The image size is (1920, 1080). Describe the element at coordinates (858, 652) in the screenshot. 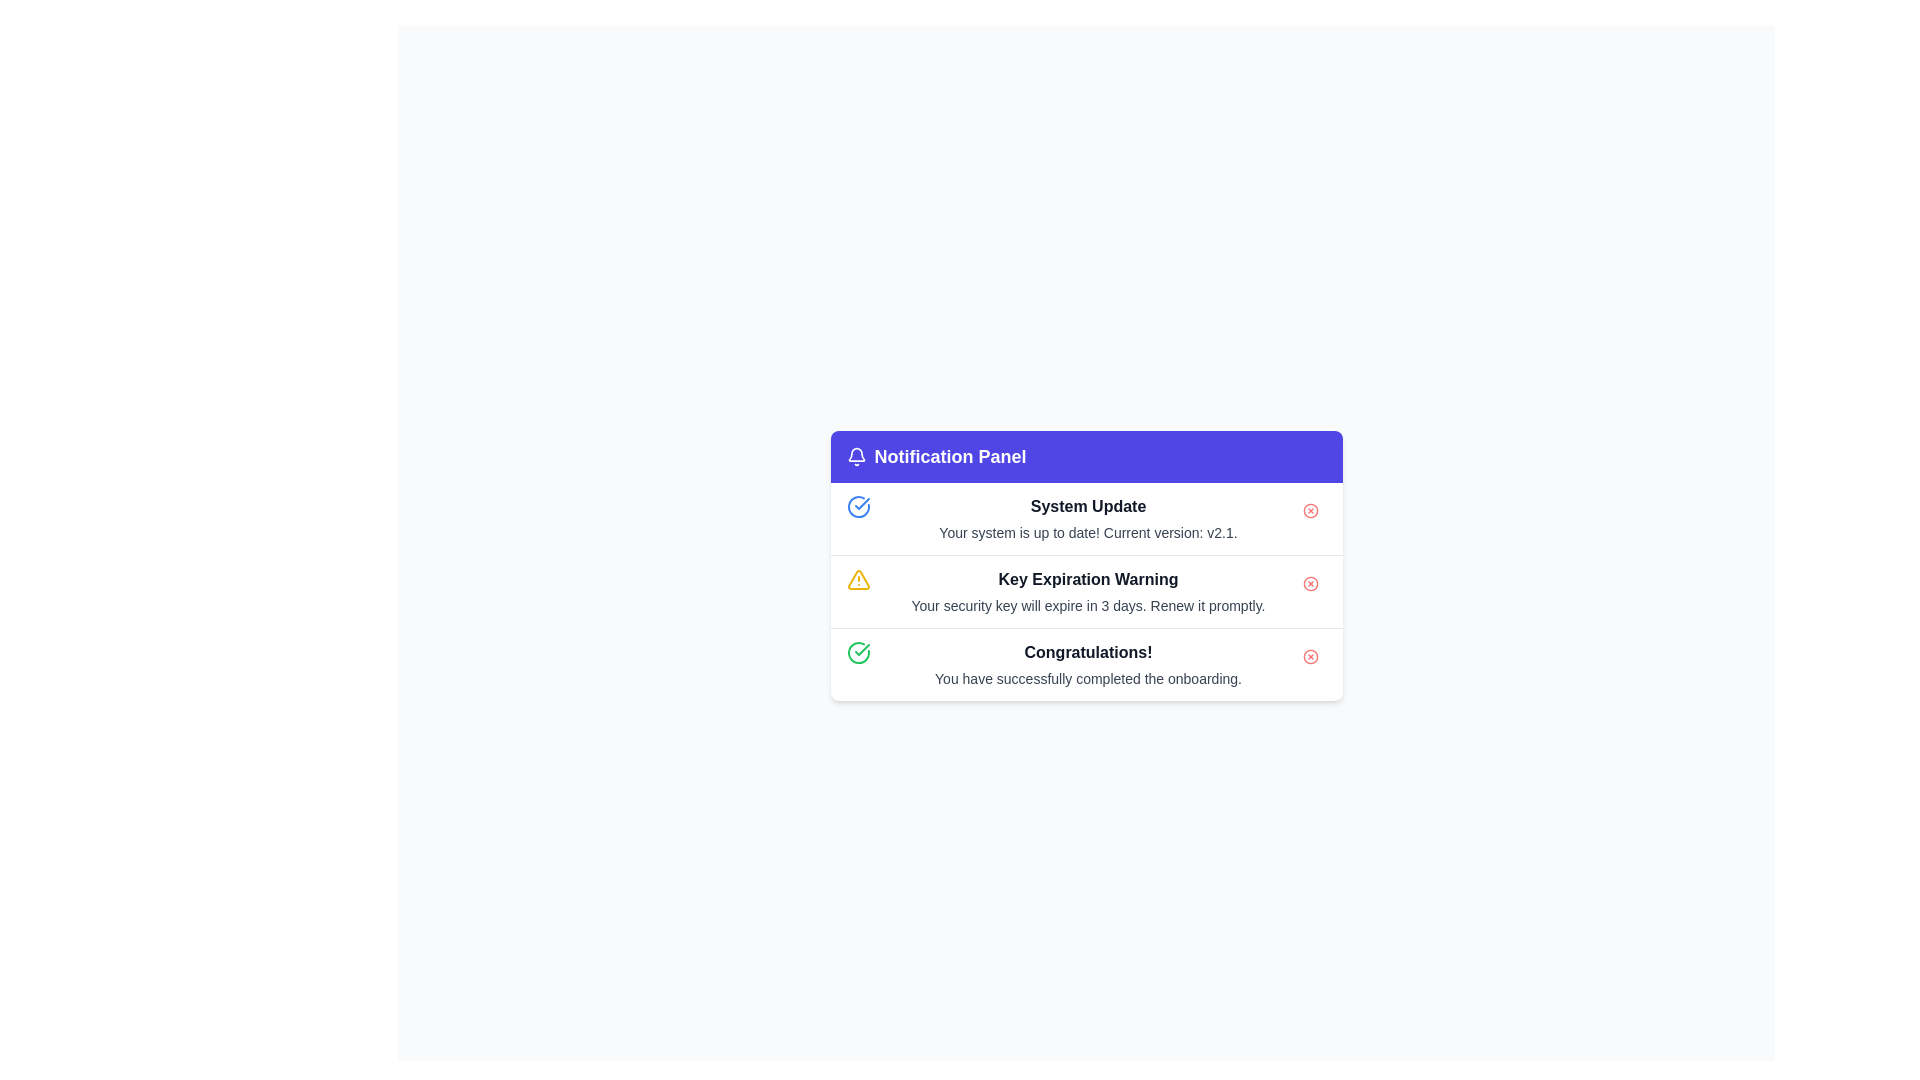

I see `the completion indicator icon located in the third notification row of the Notification Panel, which is directly to the left of the 'Congratulations!' text` at that location.